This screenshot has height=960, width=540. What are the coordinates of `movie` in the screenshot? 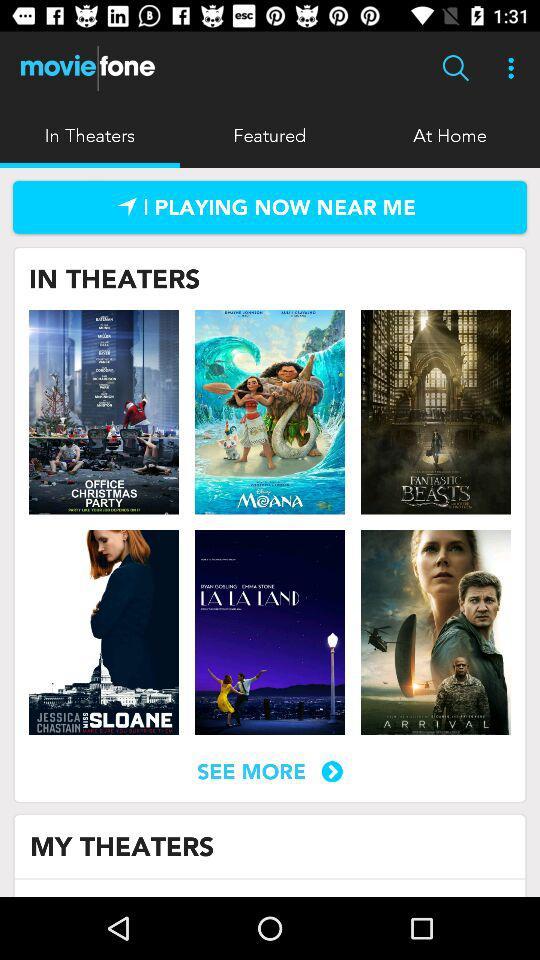 It's located at (270, 631).